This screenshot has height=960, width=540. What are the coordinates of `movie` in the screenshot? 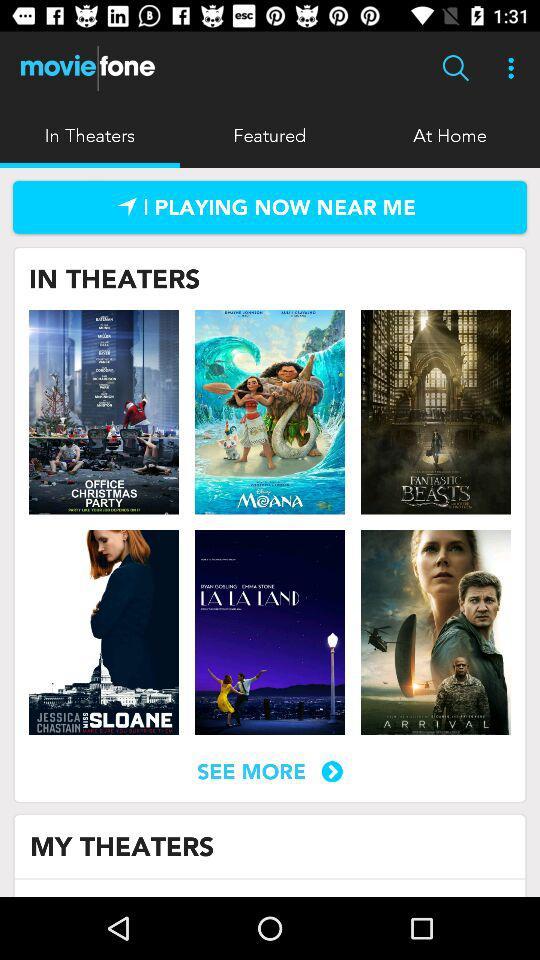 It's located at (270, 631).